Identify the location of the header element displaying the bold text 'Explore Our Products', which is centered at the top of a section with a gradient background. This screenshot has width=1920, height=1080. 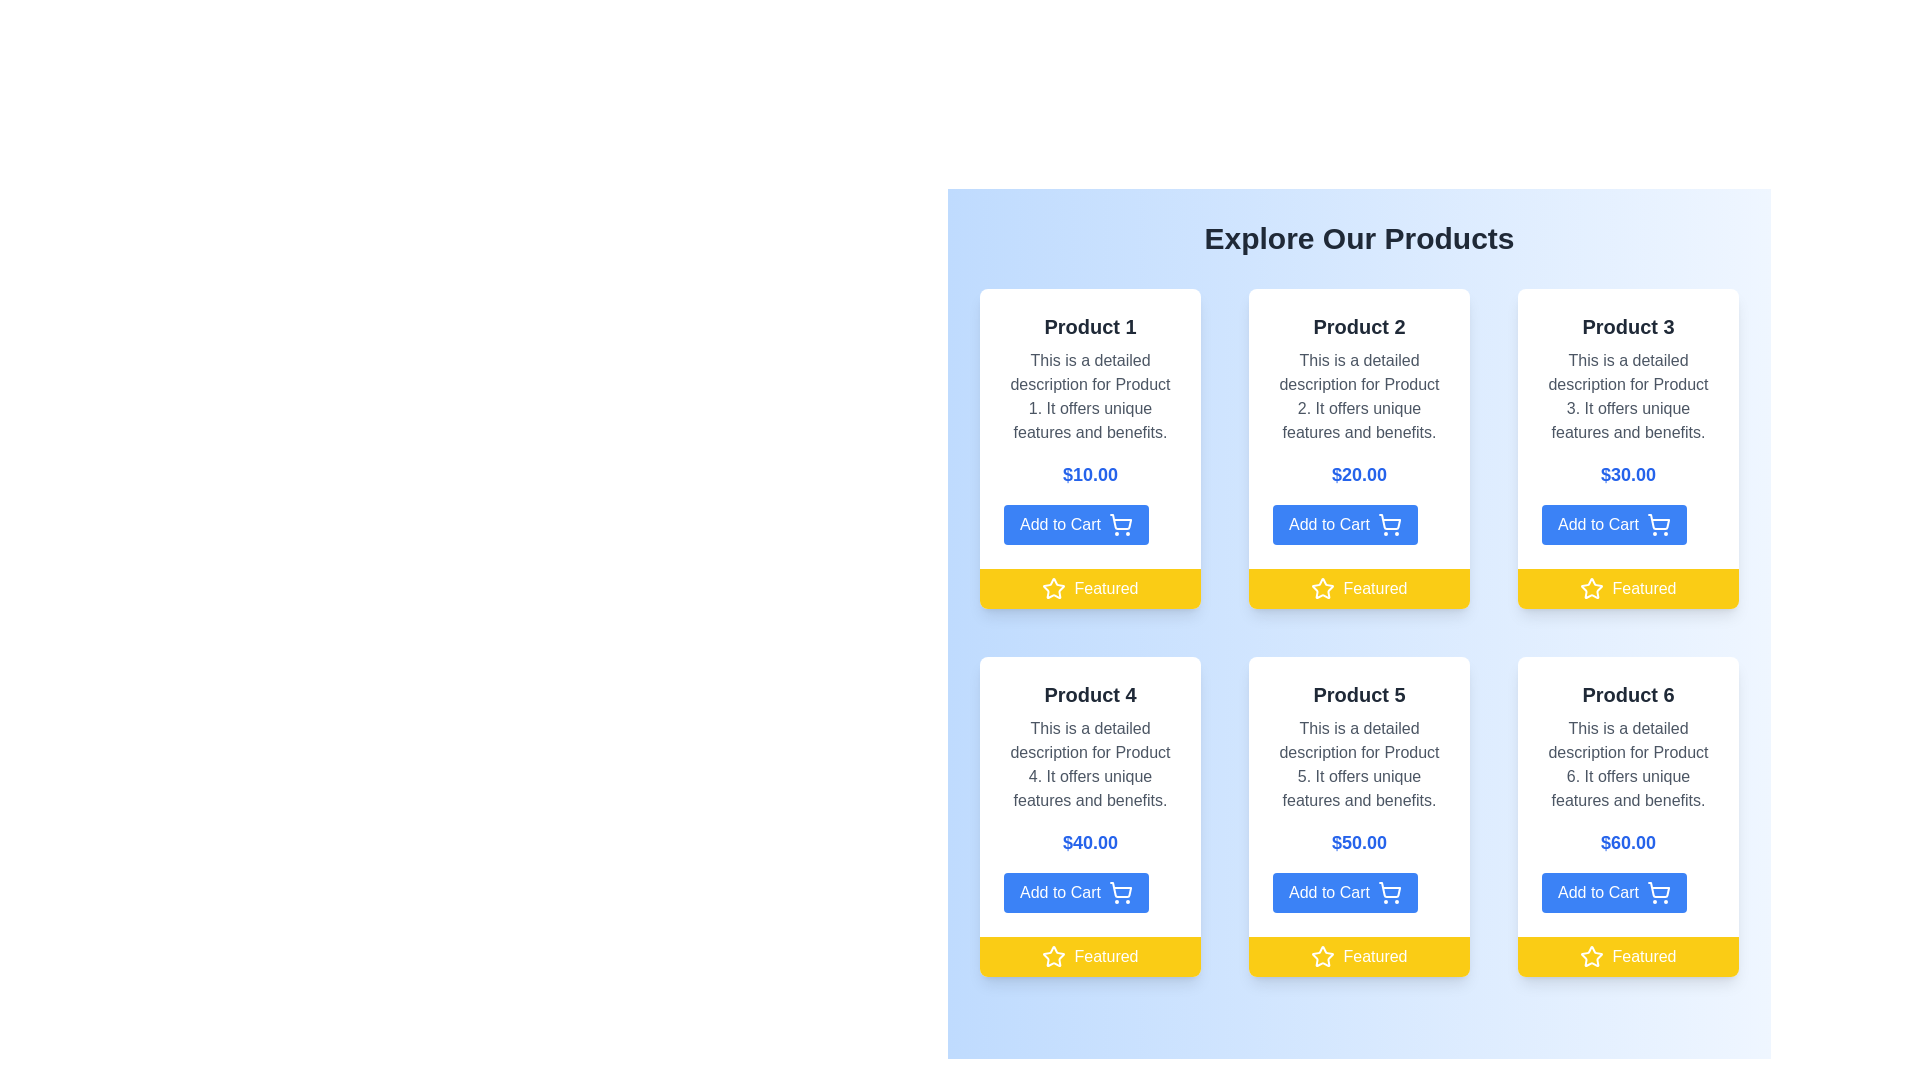
(1359, 238).